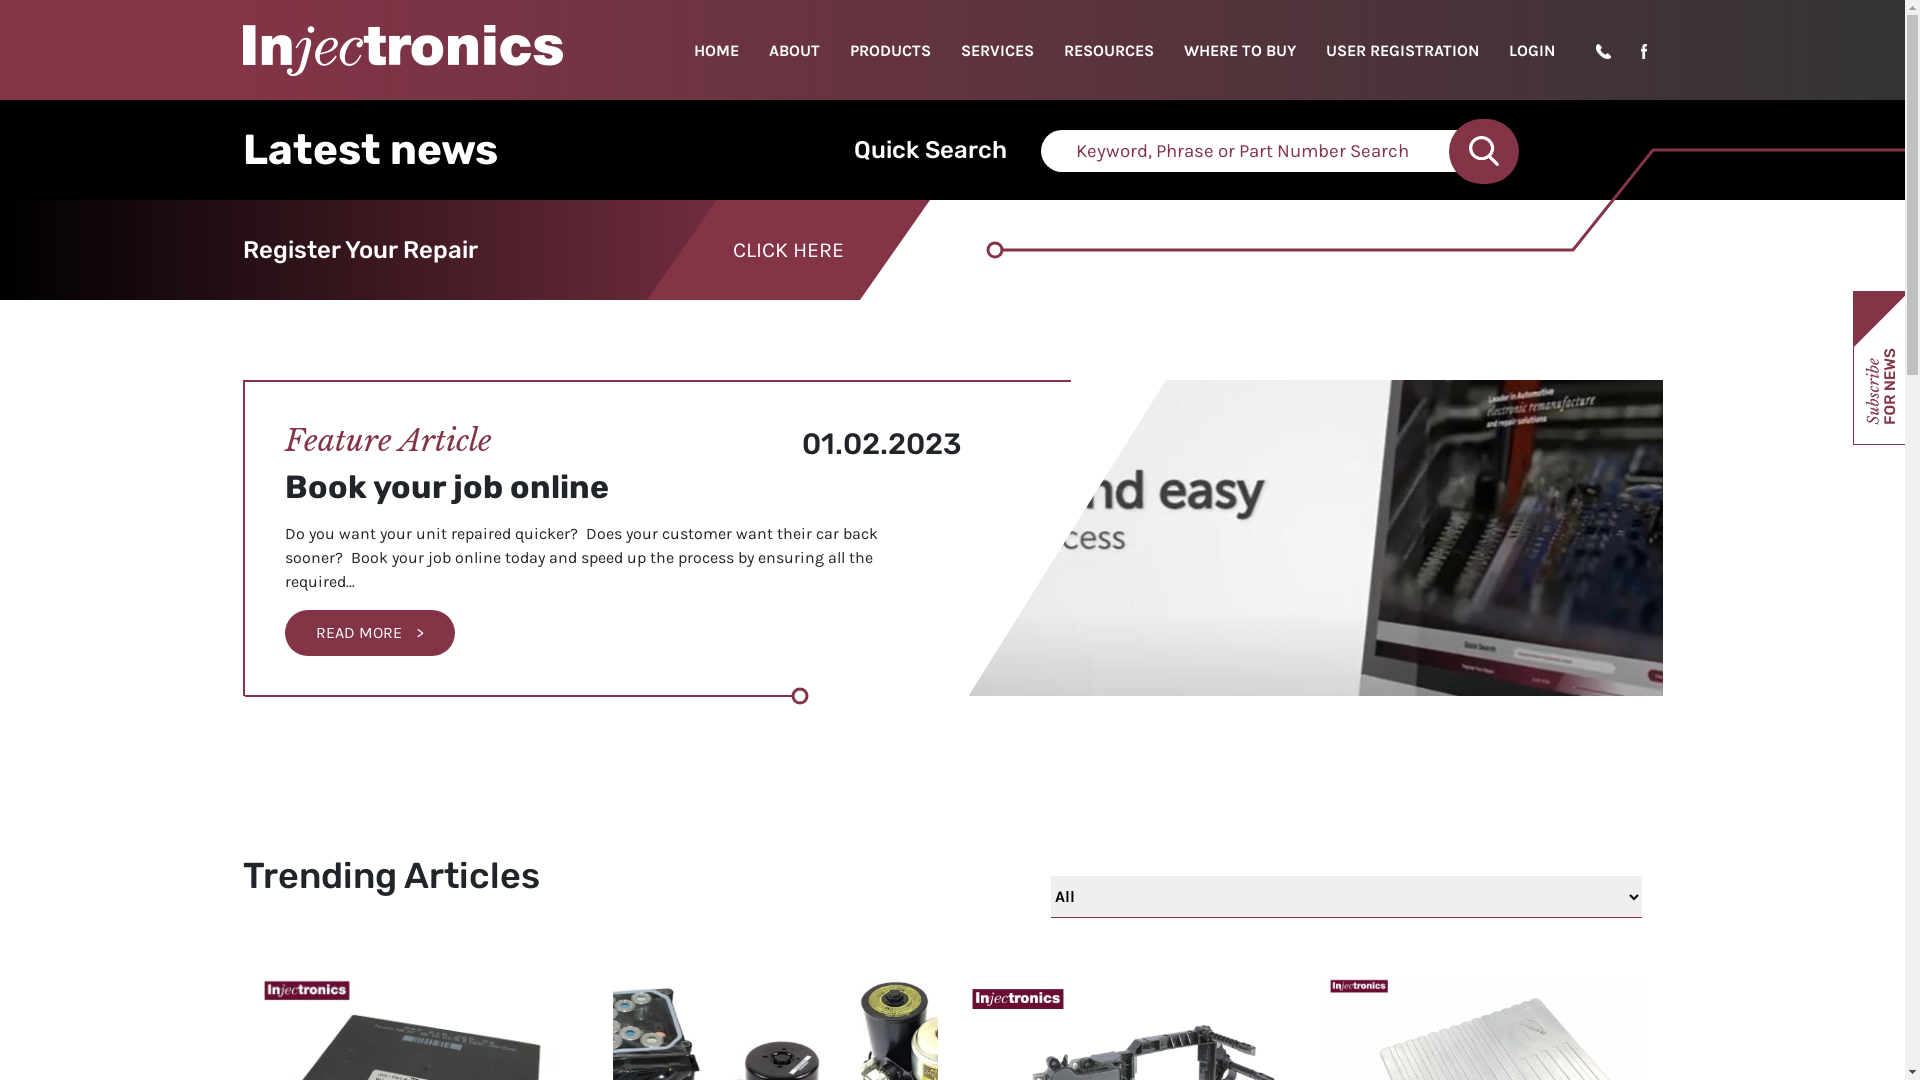 The image size is (1920, 1080). What do you see at coordinates (1107, 48) in the screenshot?
I see `'RESOURCES'` at bounding box center [1107, 48].